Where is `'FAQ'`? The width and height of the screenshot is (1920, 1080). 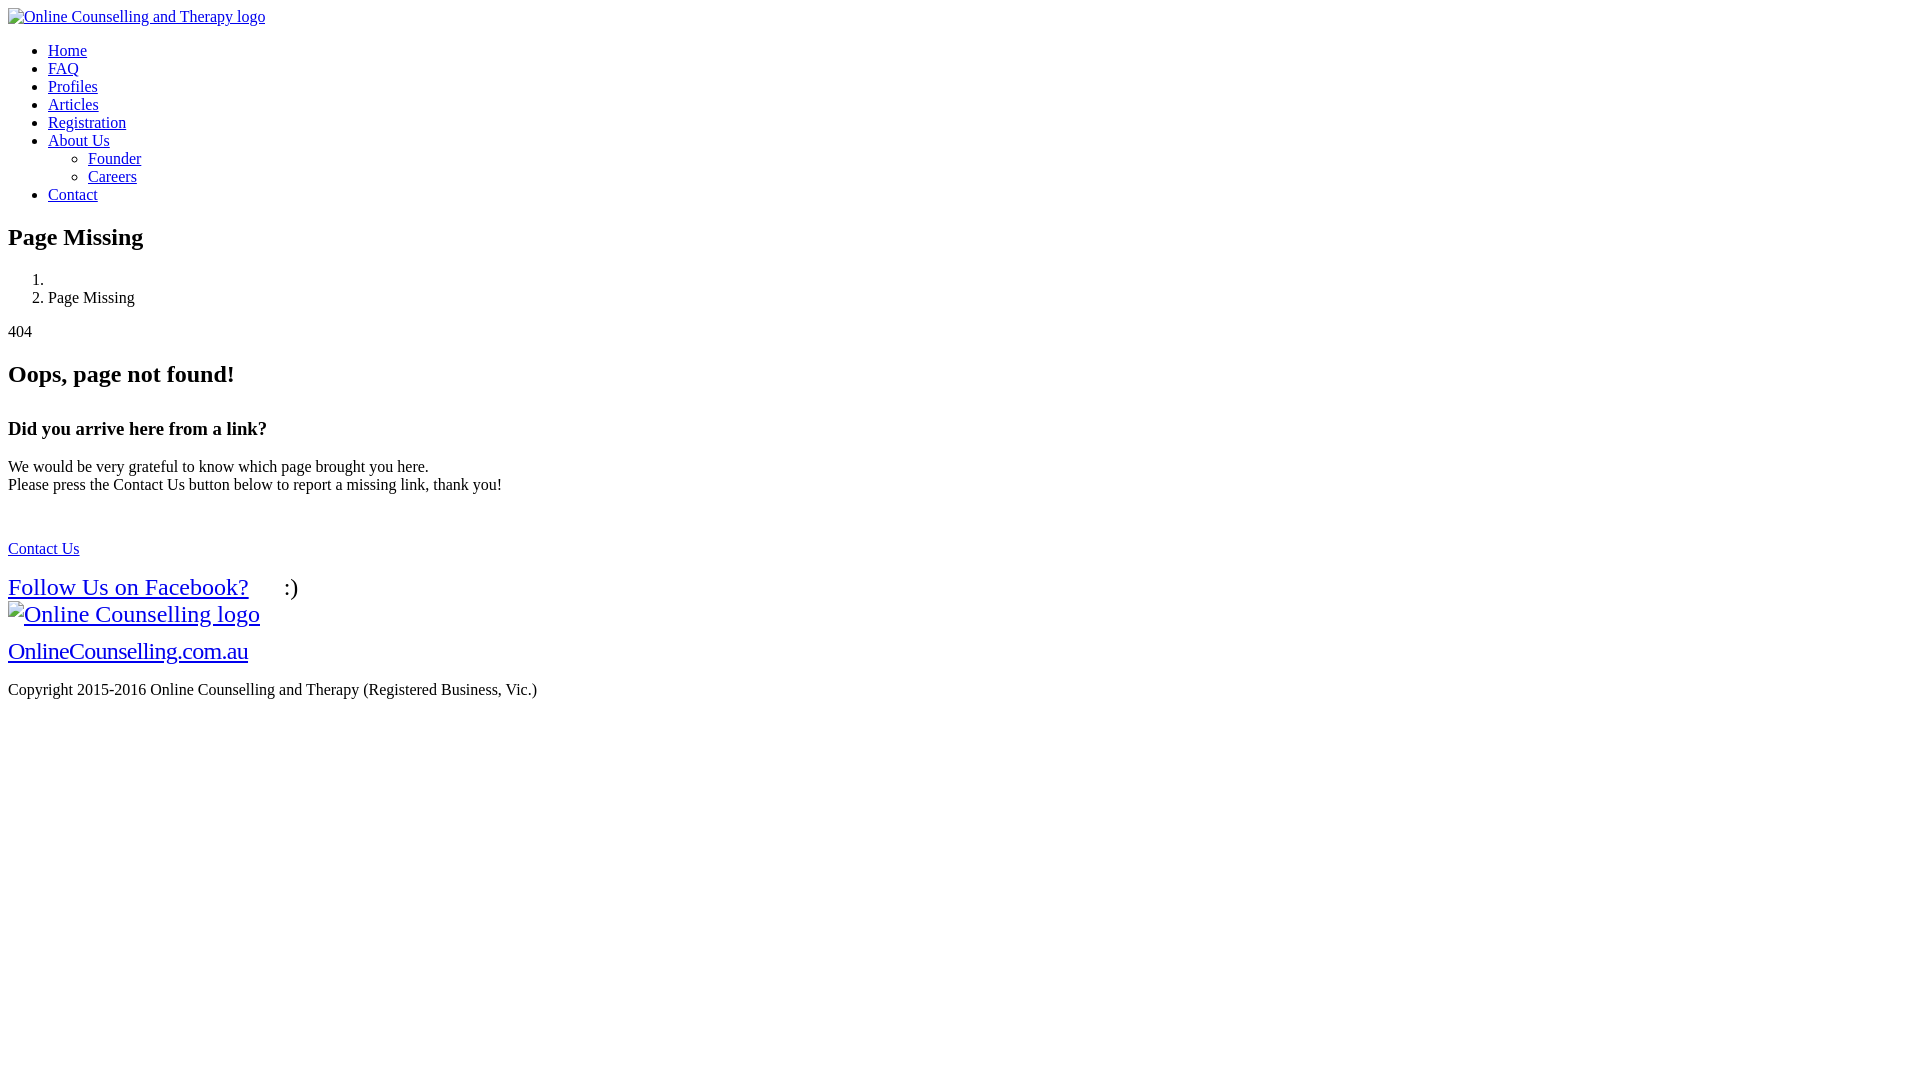
'FAQ' is located at coordinates (63, 67).